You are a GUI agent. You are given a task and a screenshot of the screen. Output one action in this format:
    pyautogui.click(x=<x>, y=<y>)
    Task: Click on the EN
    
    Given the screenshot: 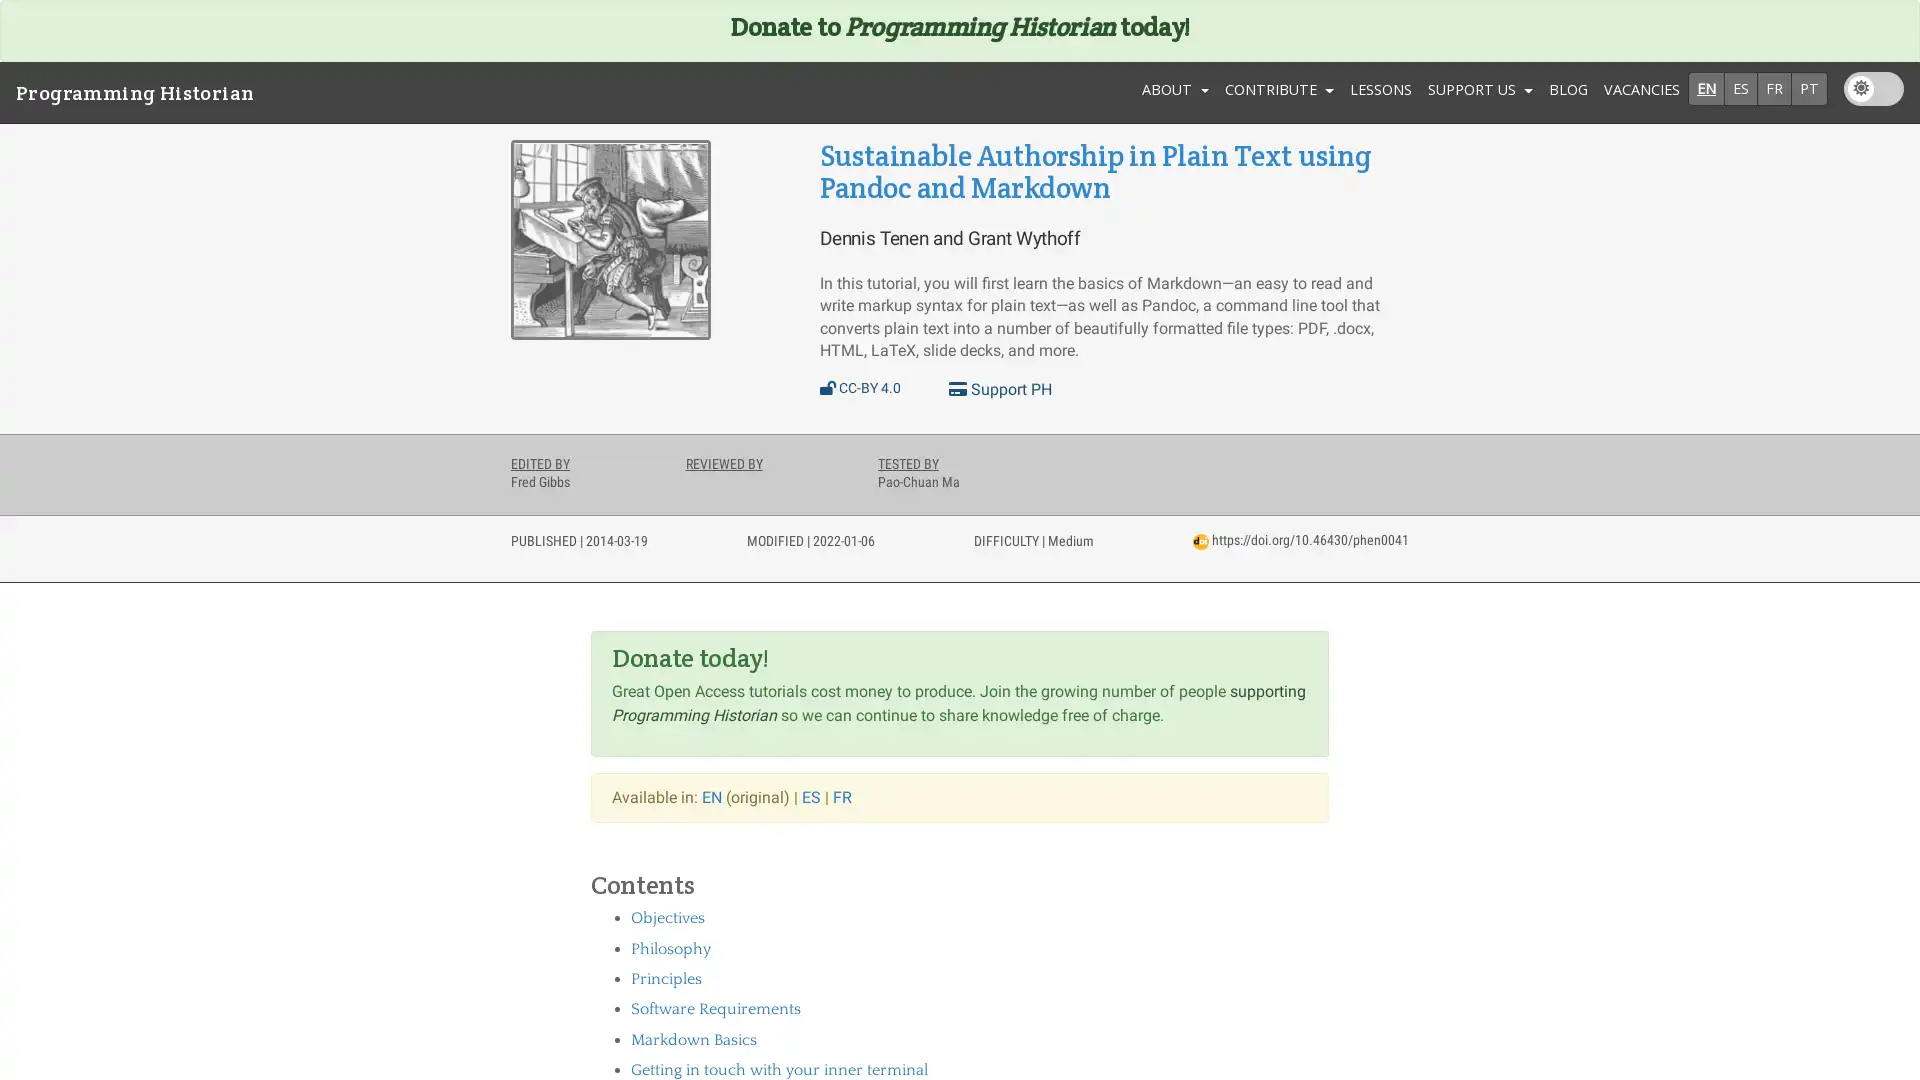 What is the action you would take?
    pyautogui.click(x=1705, y=87)
    